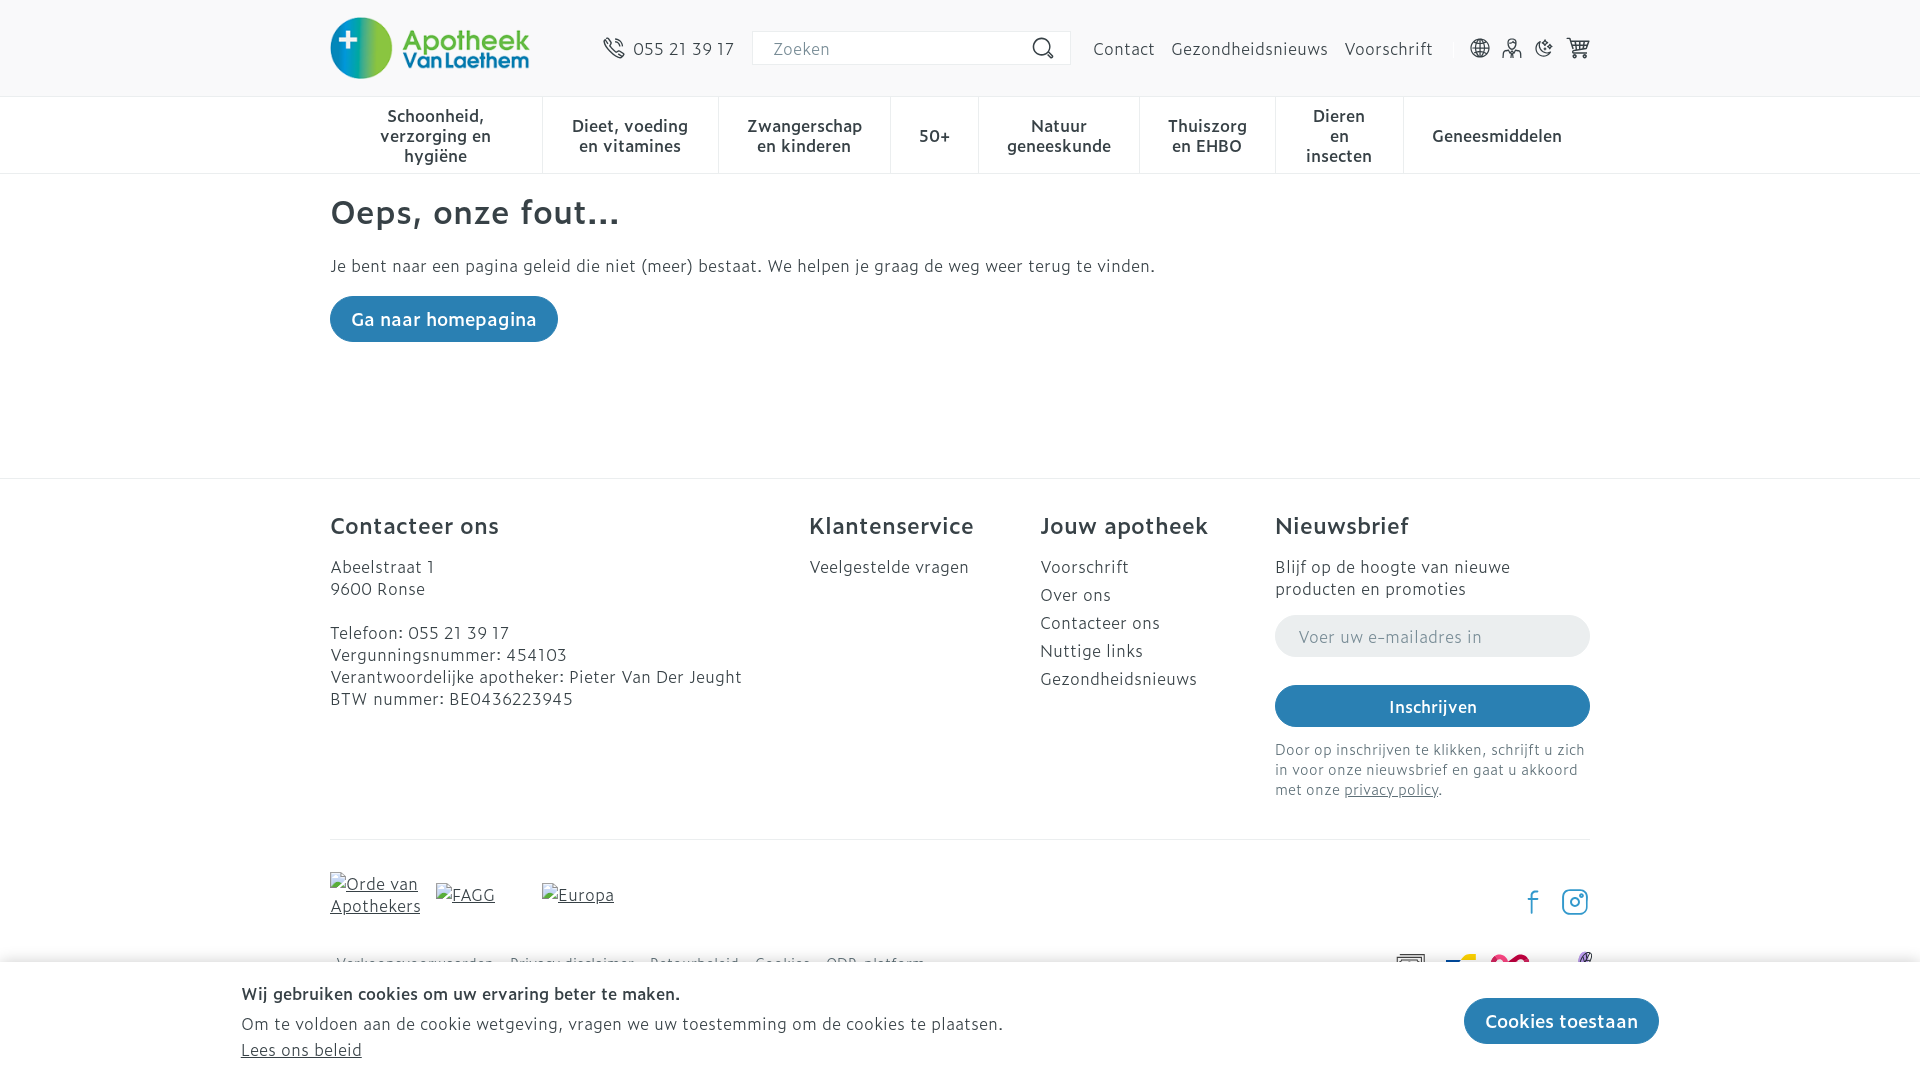 The image size is (1920, 1080). I want to click on 'Thuiszorg en EHBO', so click(1206, 132).